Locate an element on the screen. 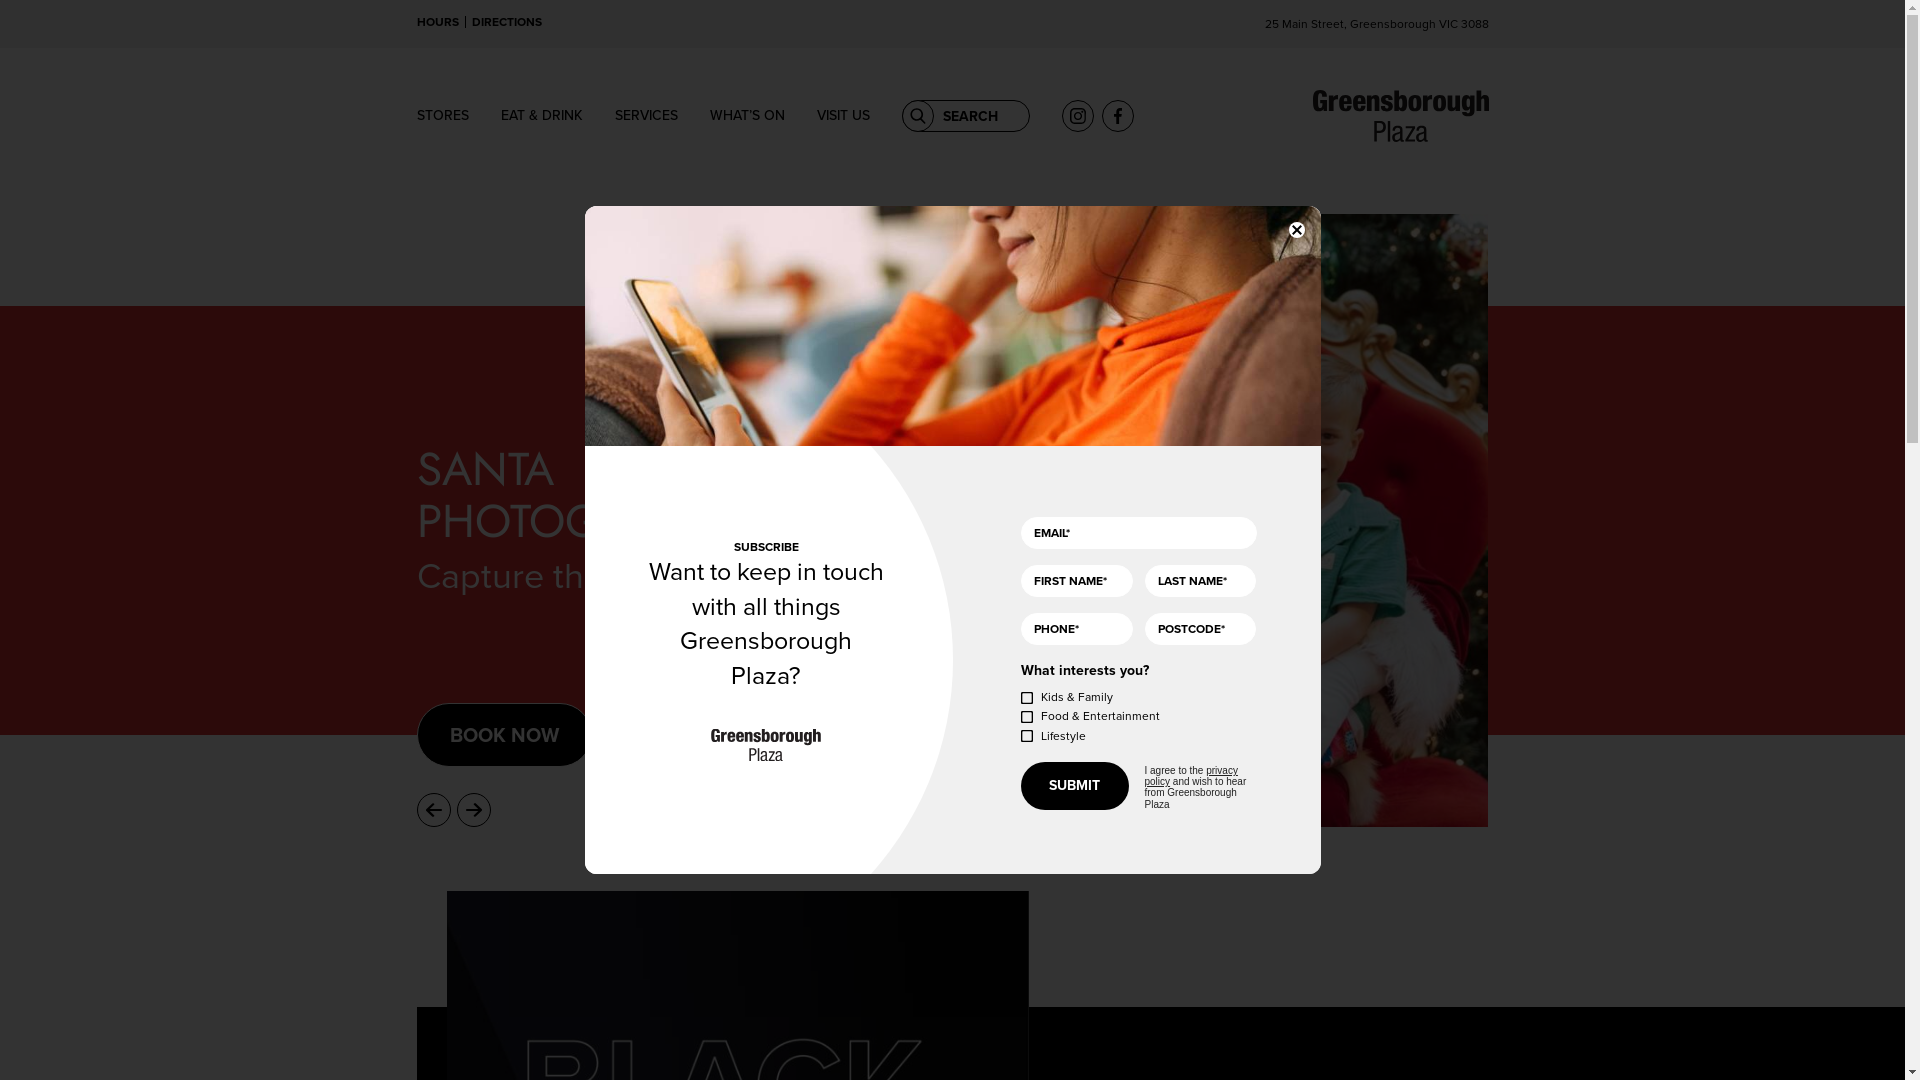 The image size is (1920, 1080). 'Previous' is located at coordinates (431, 810).